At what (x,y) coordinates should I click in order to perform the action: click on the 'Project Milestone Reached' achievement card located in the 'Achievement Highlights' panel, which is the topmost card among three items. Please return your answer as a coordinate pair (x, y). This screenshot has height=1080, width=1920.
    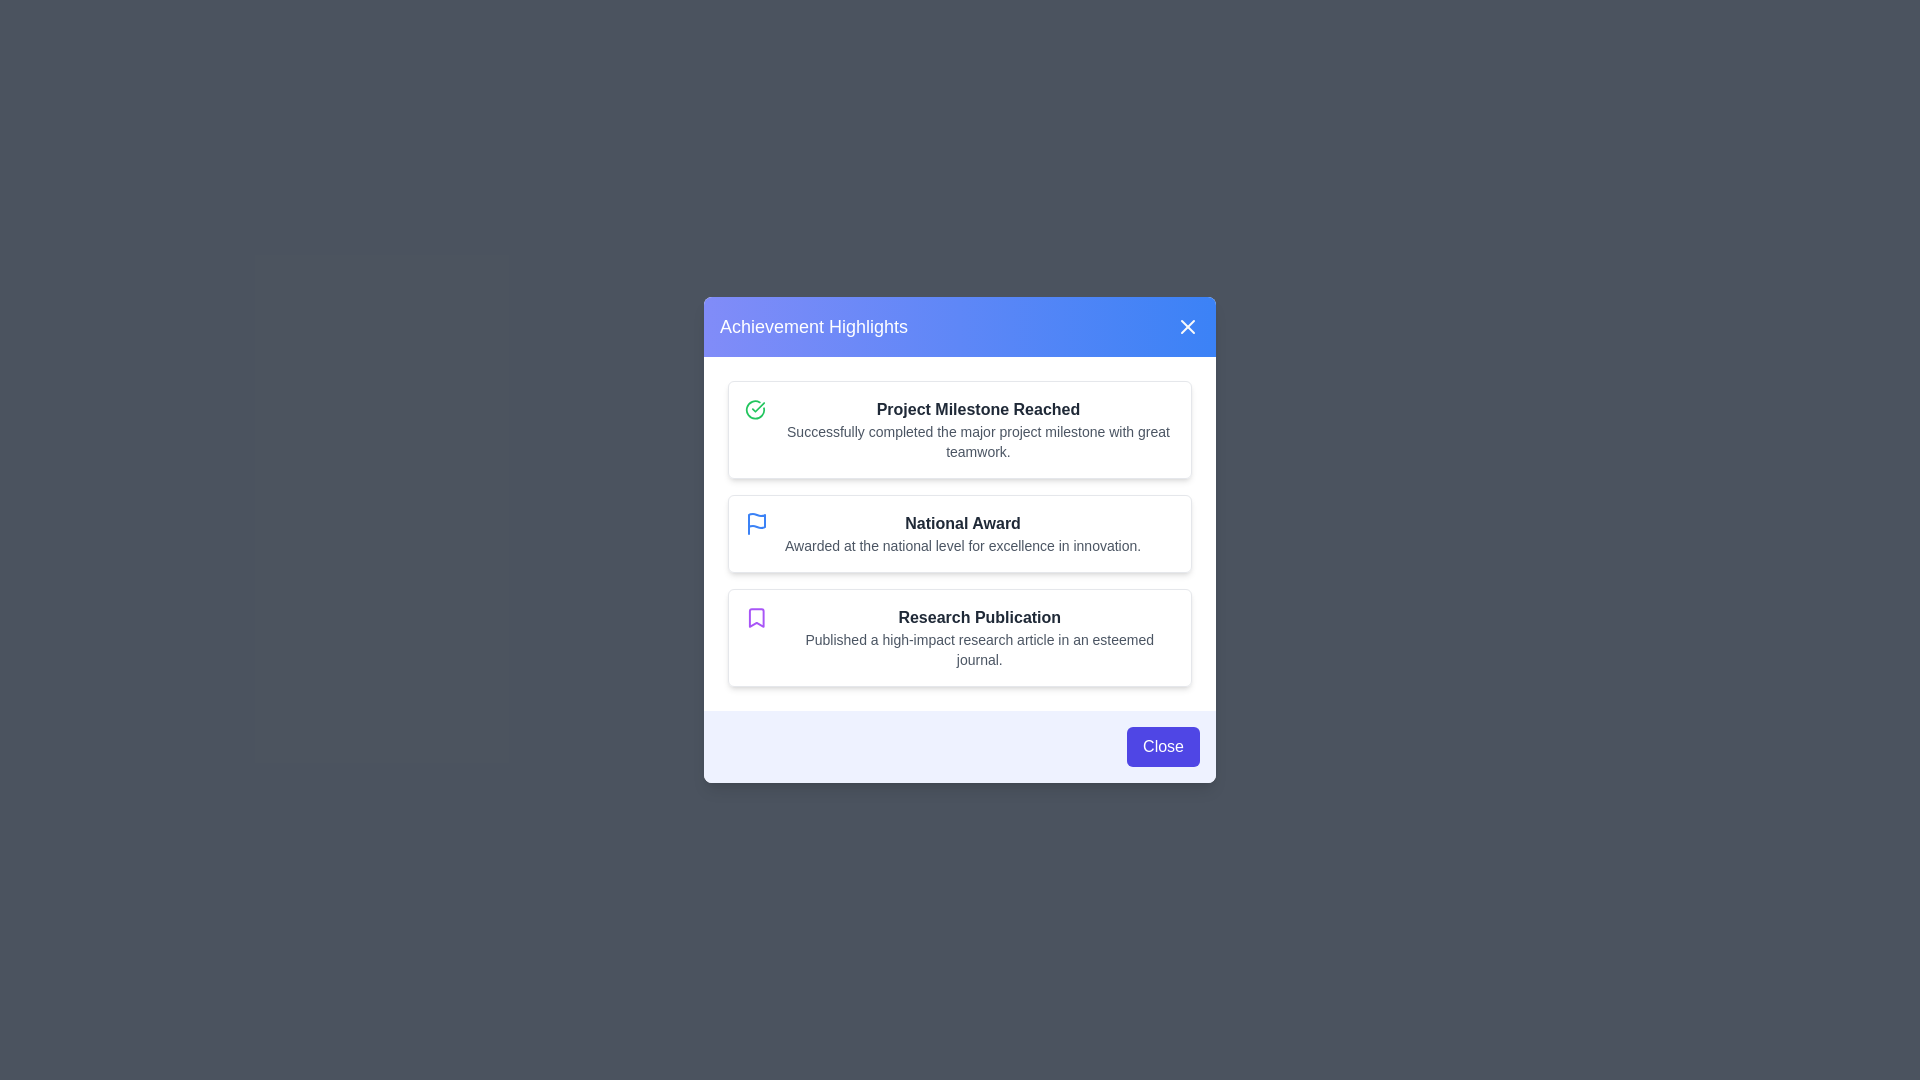
    Looking at the image, I should click on (978, 428).